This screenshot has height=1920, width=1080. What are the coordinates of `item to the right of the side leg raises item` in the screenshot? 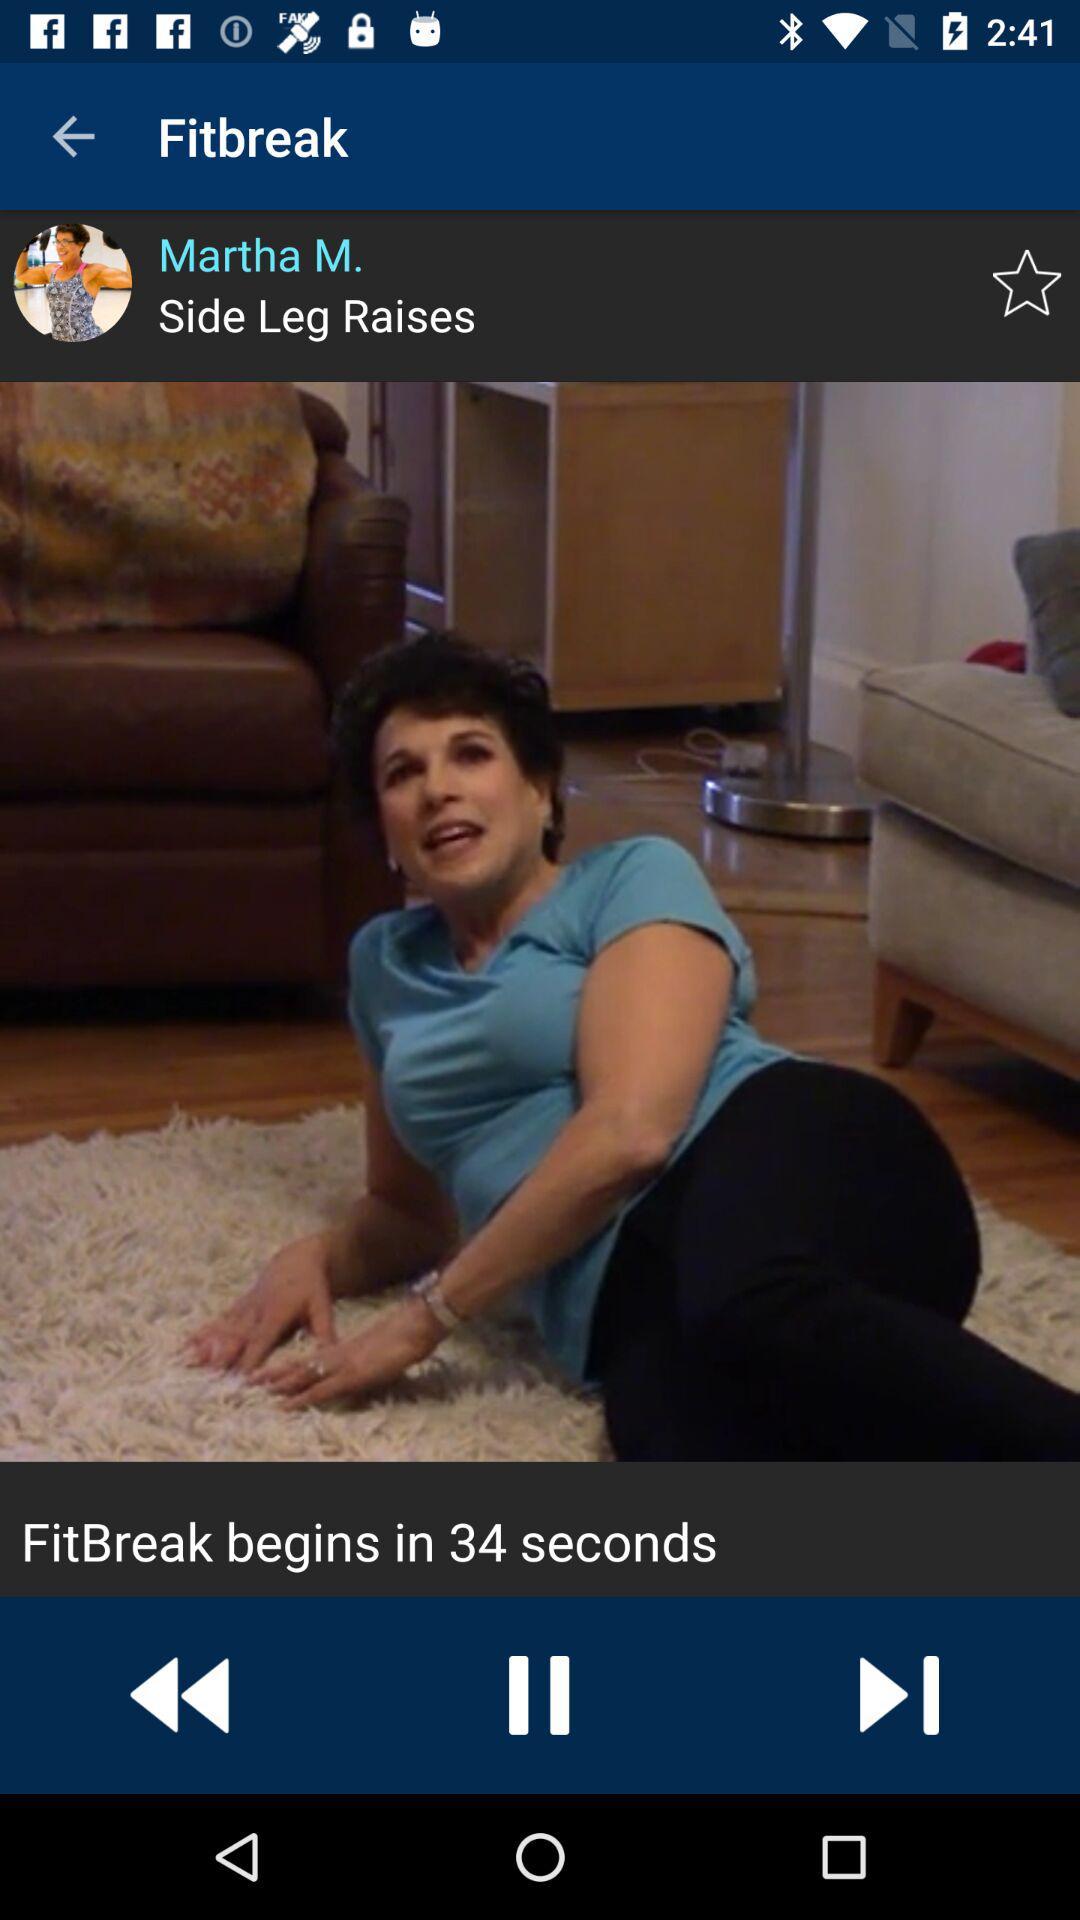 It's located at (1027, 282).